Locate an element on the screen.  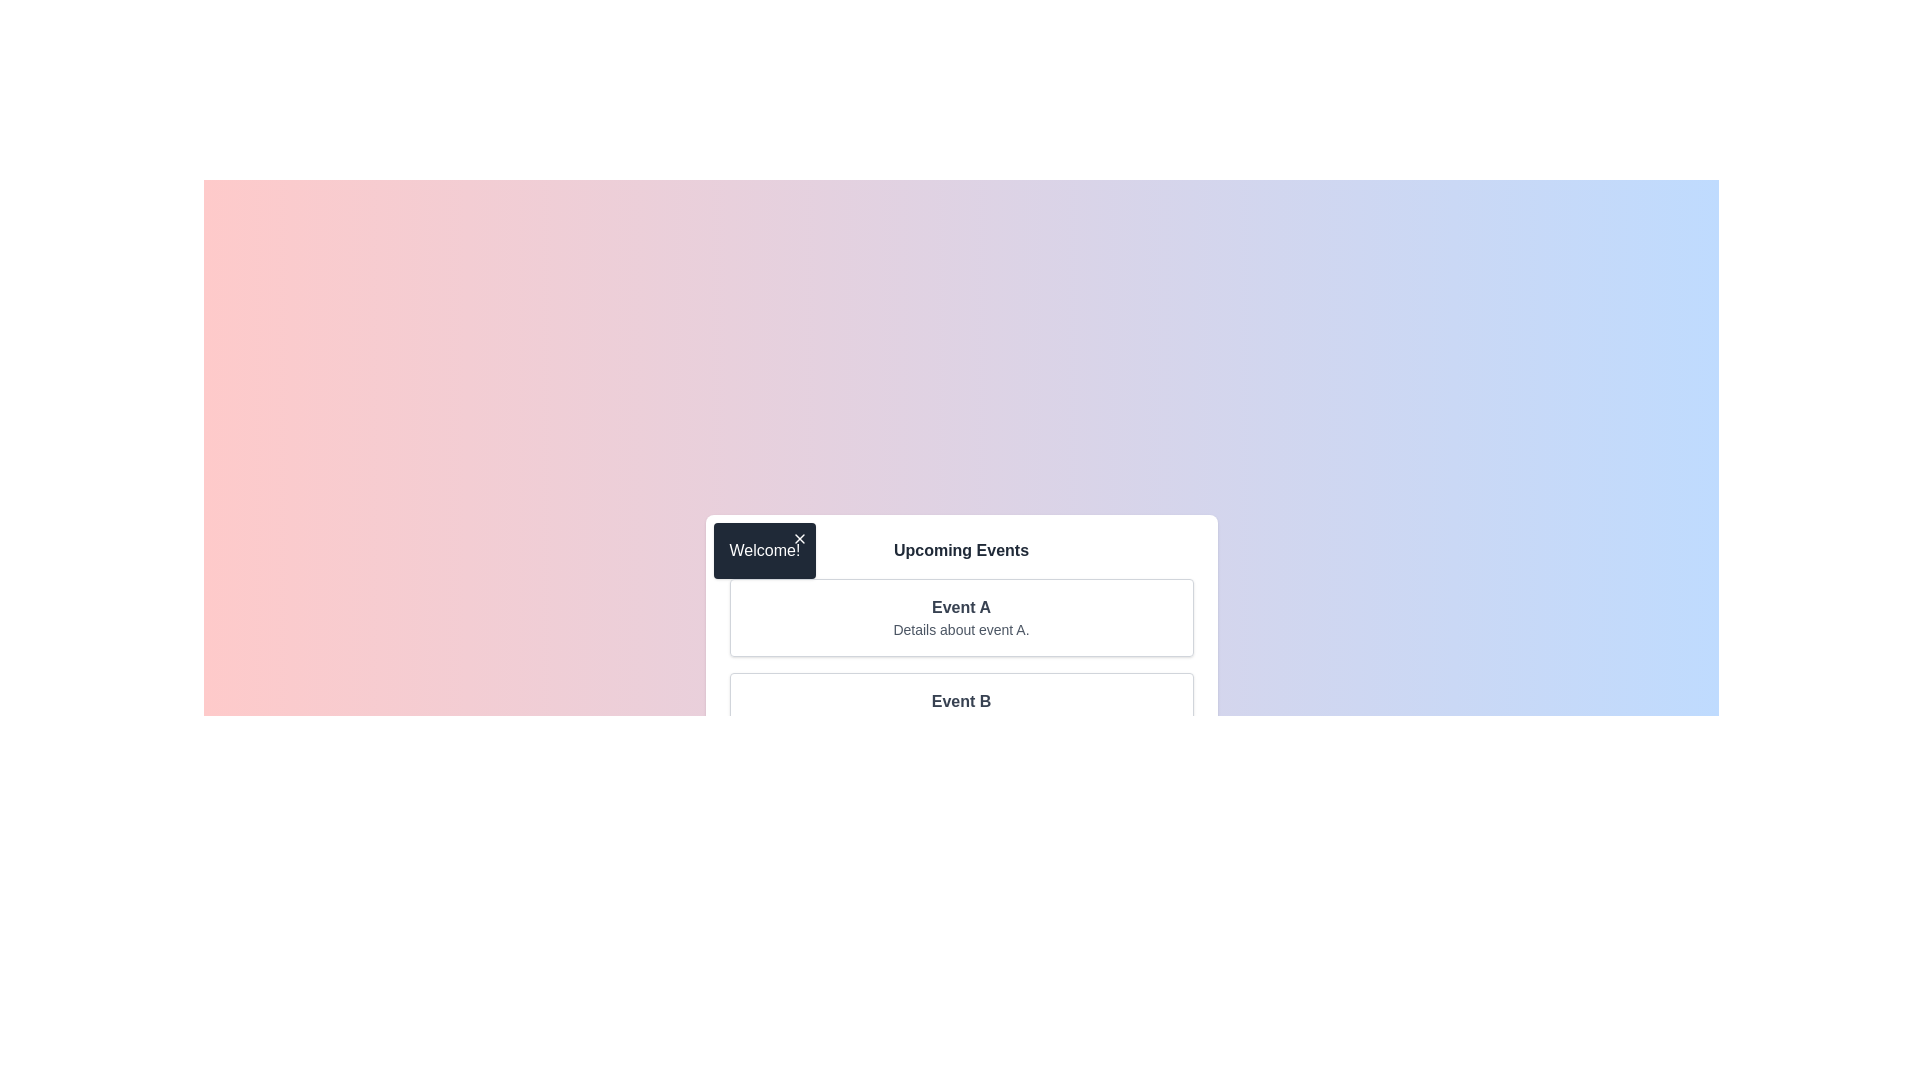
the bold, dark gray text label displaying 'Event B', which serves as a header for the section within a bordered card structure is located at coordinates (961, 701).